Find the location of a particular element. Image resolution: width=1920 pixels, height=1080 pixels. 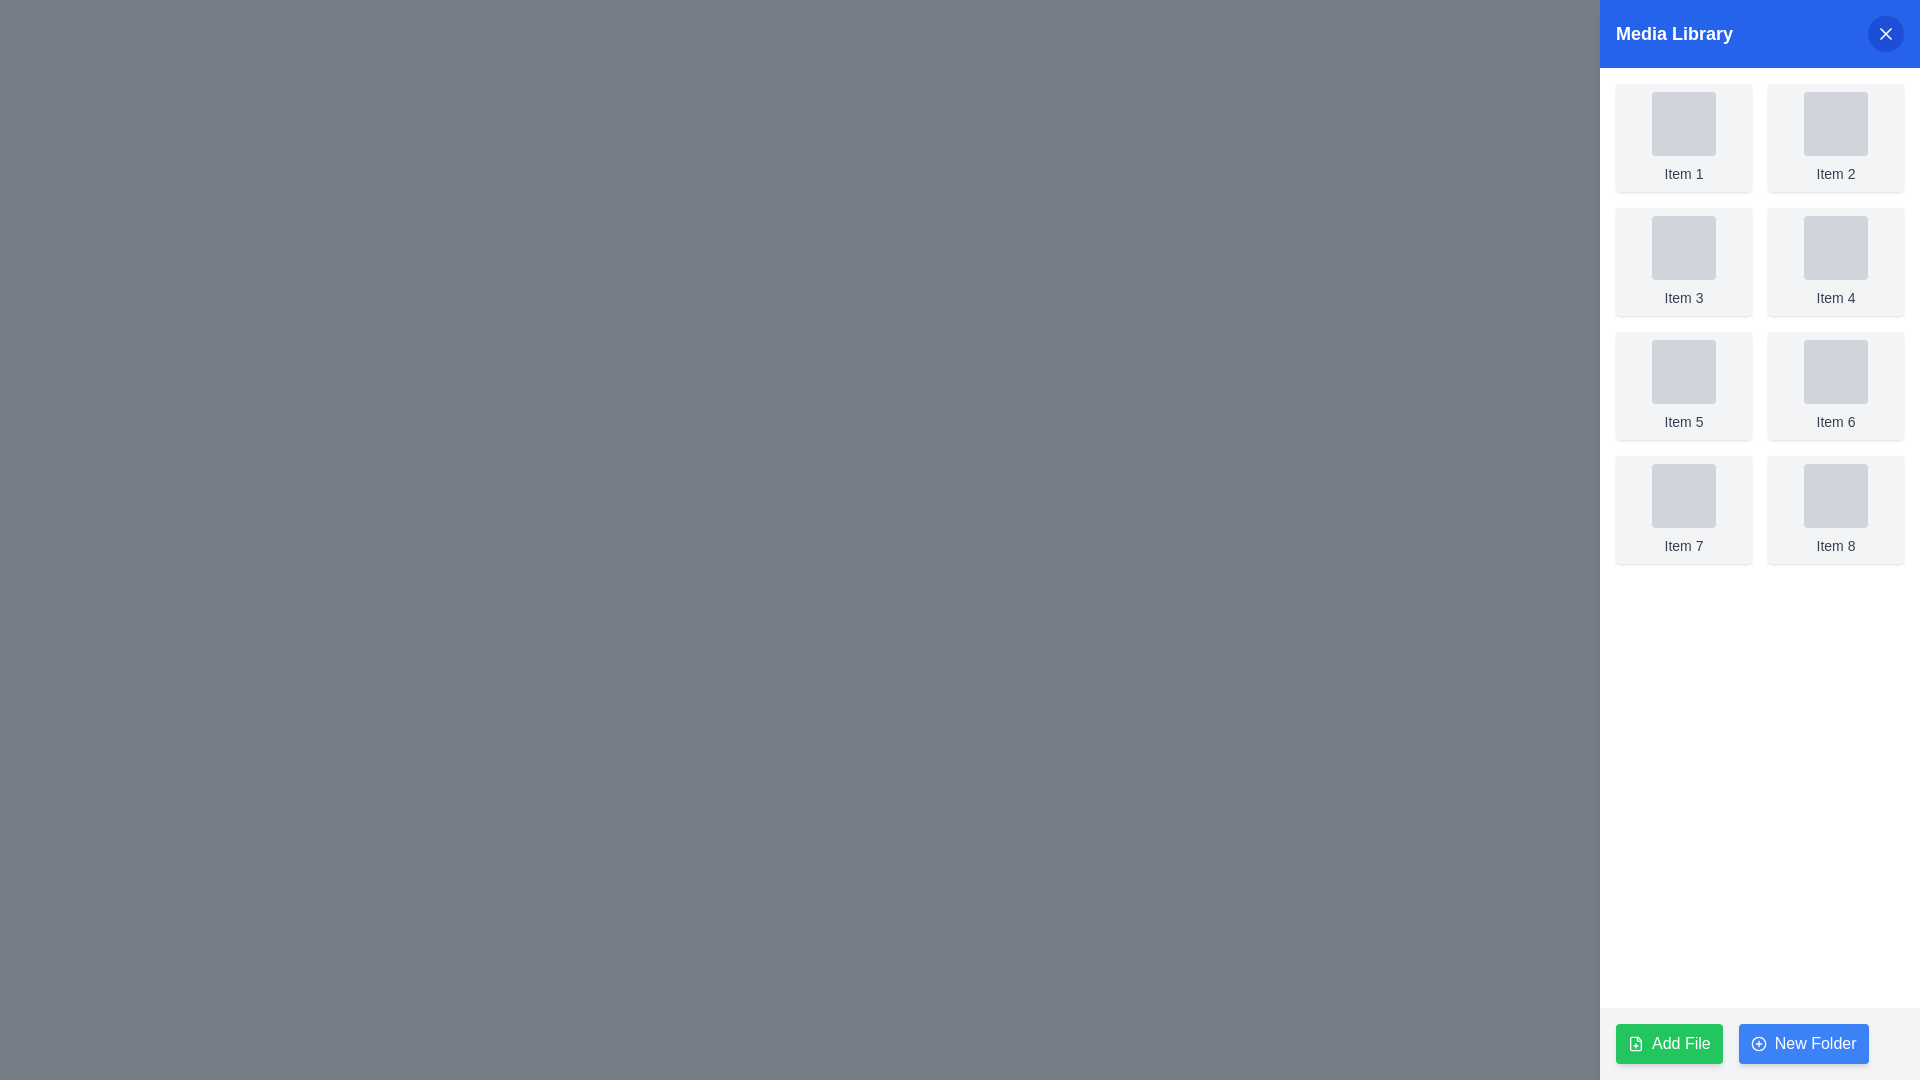

the Grid Item labeled 'Item 6', which is a rectangular component with a light gray background located in the third row and second column of the Media Library interface is located at coordinates (1836, 385).